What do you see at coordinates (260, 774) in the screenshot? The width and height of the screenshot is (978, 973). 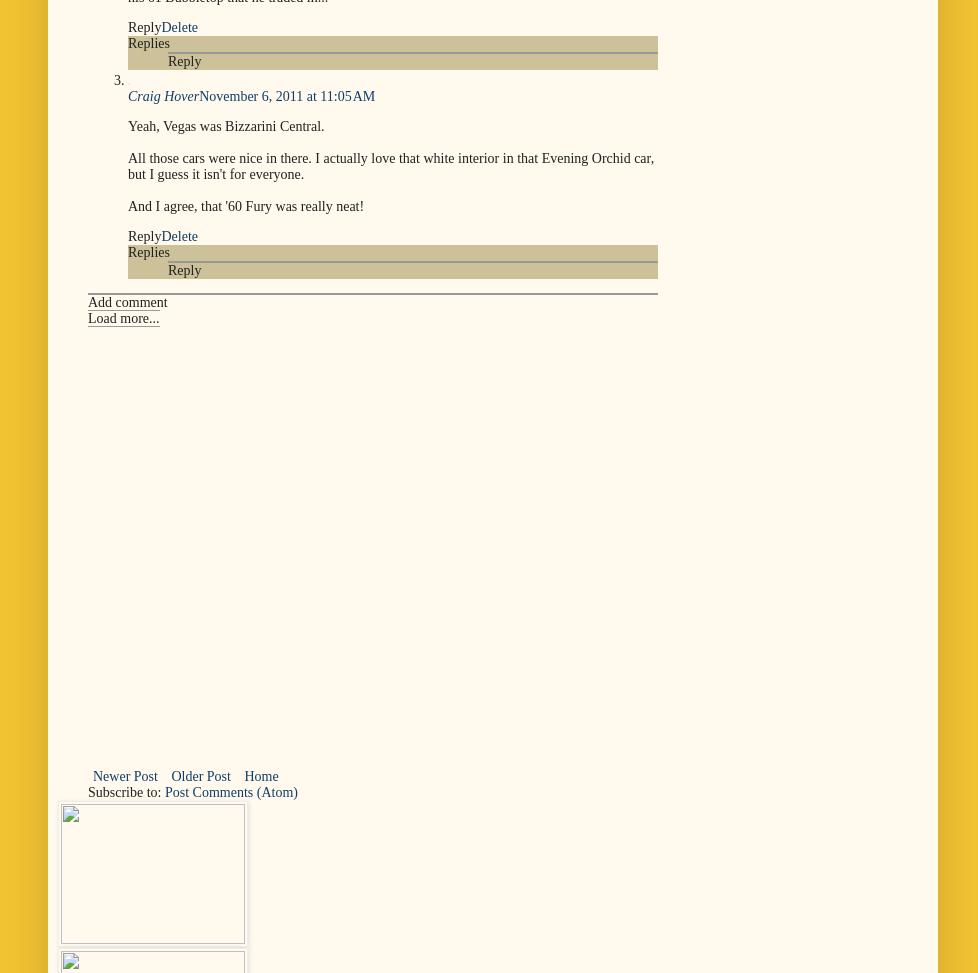 I see `'Home'` at bounding box center [260, 774].